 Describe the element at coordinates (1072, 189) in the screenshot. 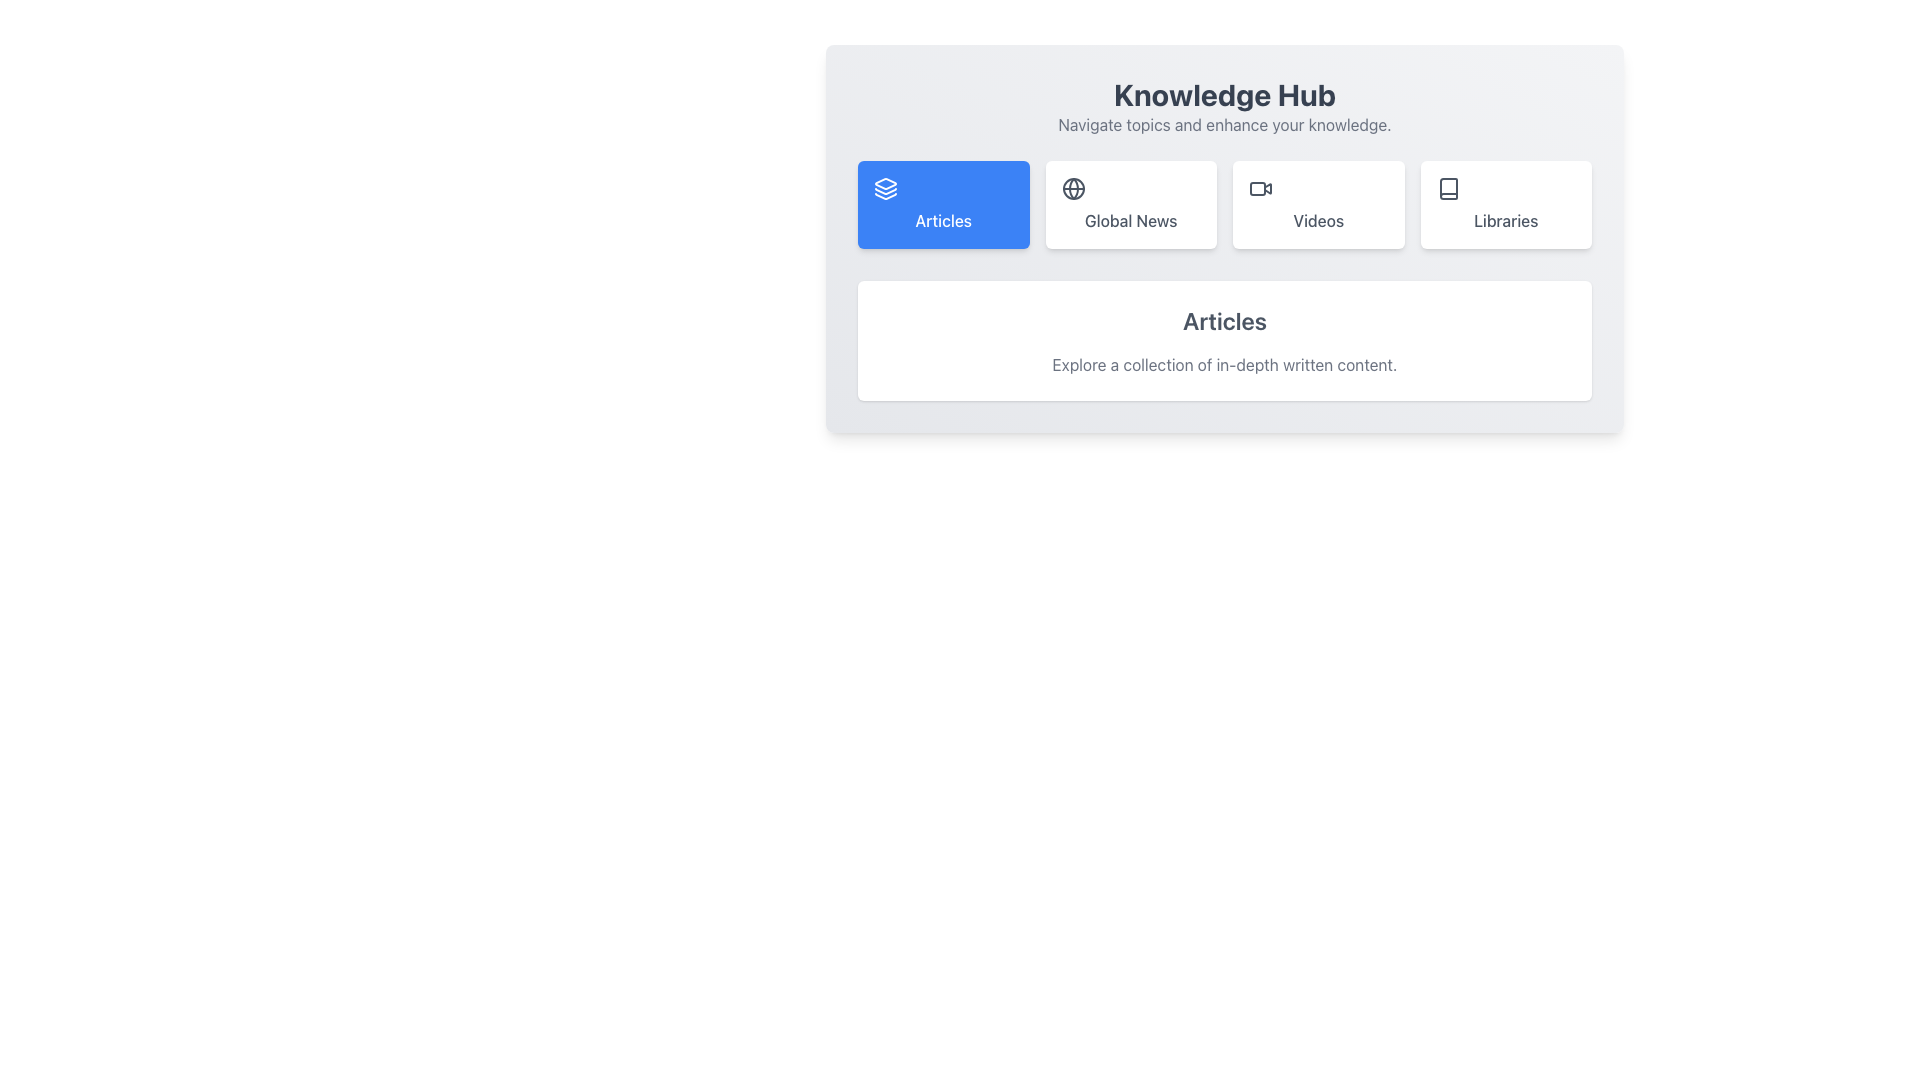

I see `the globe icon representing international news content located within the 'Global News' button, positioned between 'Articles' and 'Videos'` at that location.